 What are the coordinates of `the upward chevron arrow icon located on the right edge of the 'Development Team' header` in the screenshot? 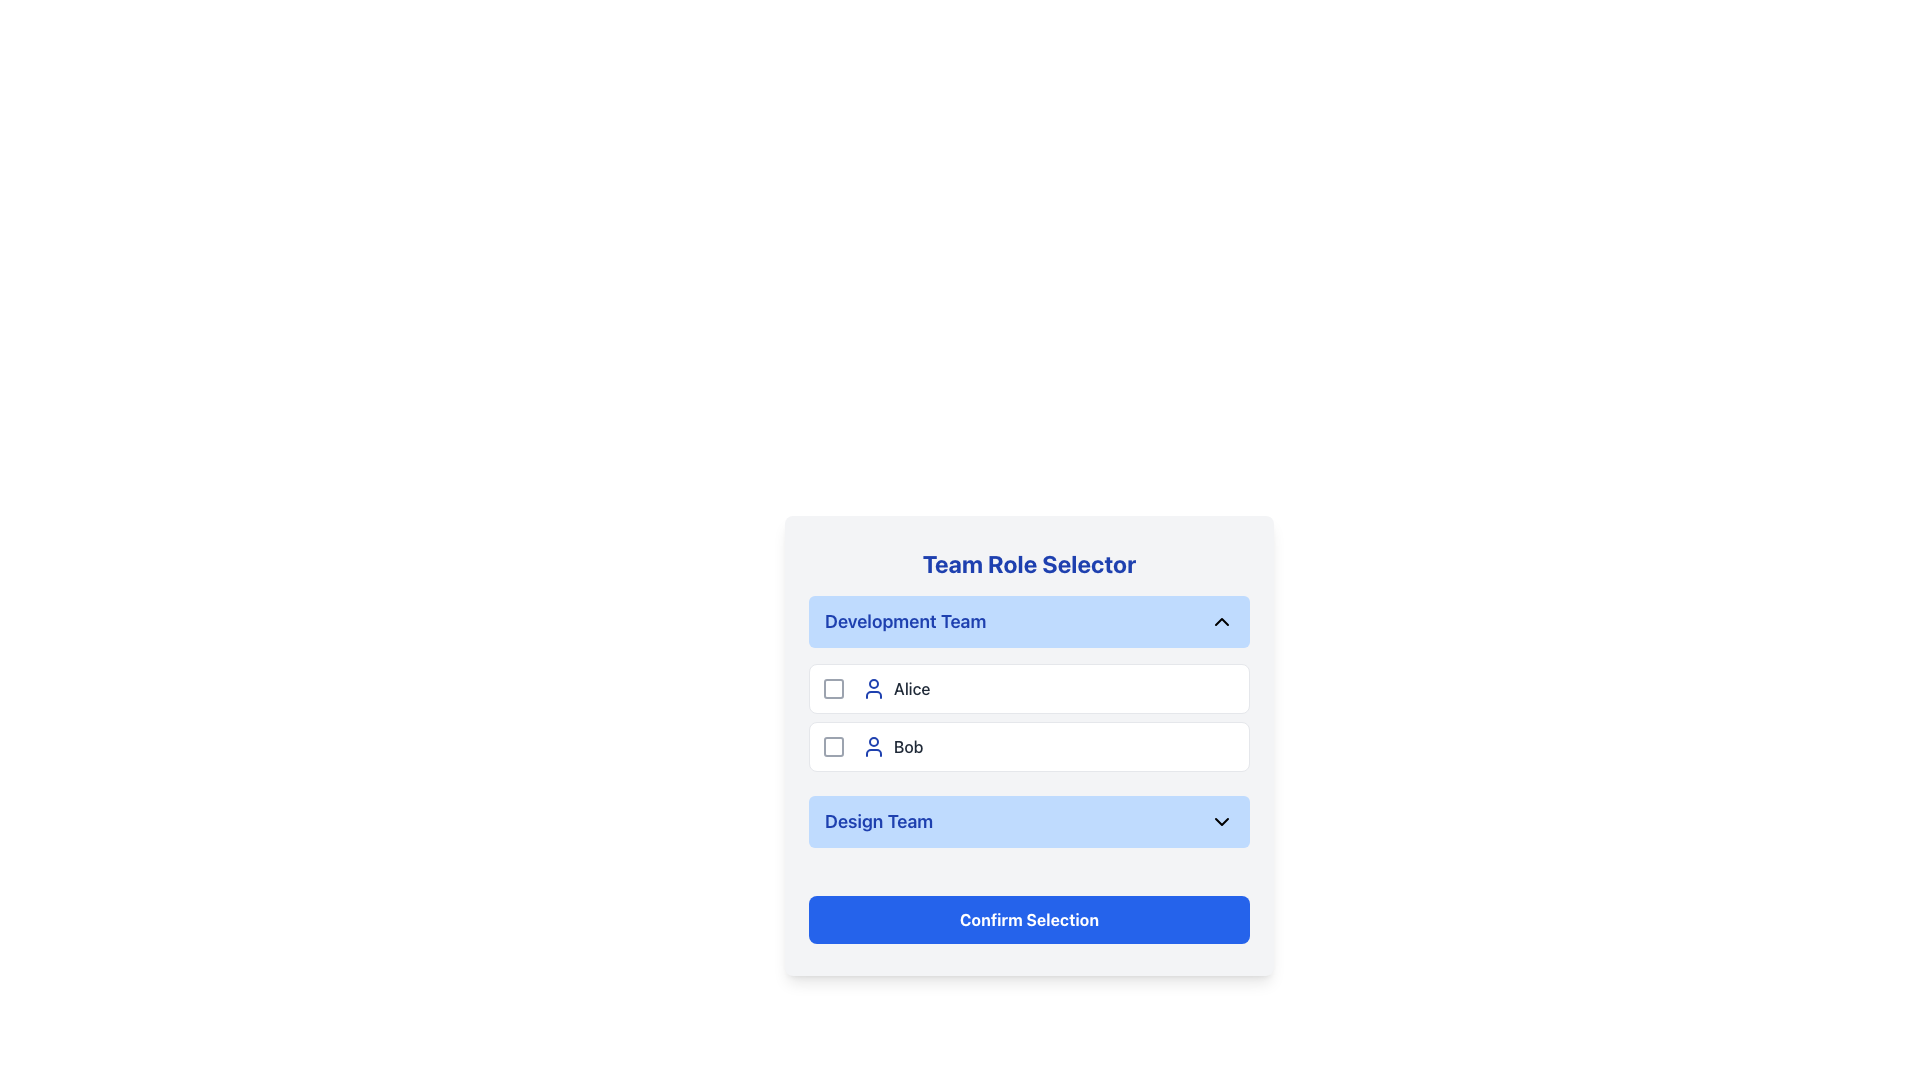 It's located at (1221, 620).